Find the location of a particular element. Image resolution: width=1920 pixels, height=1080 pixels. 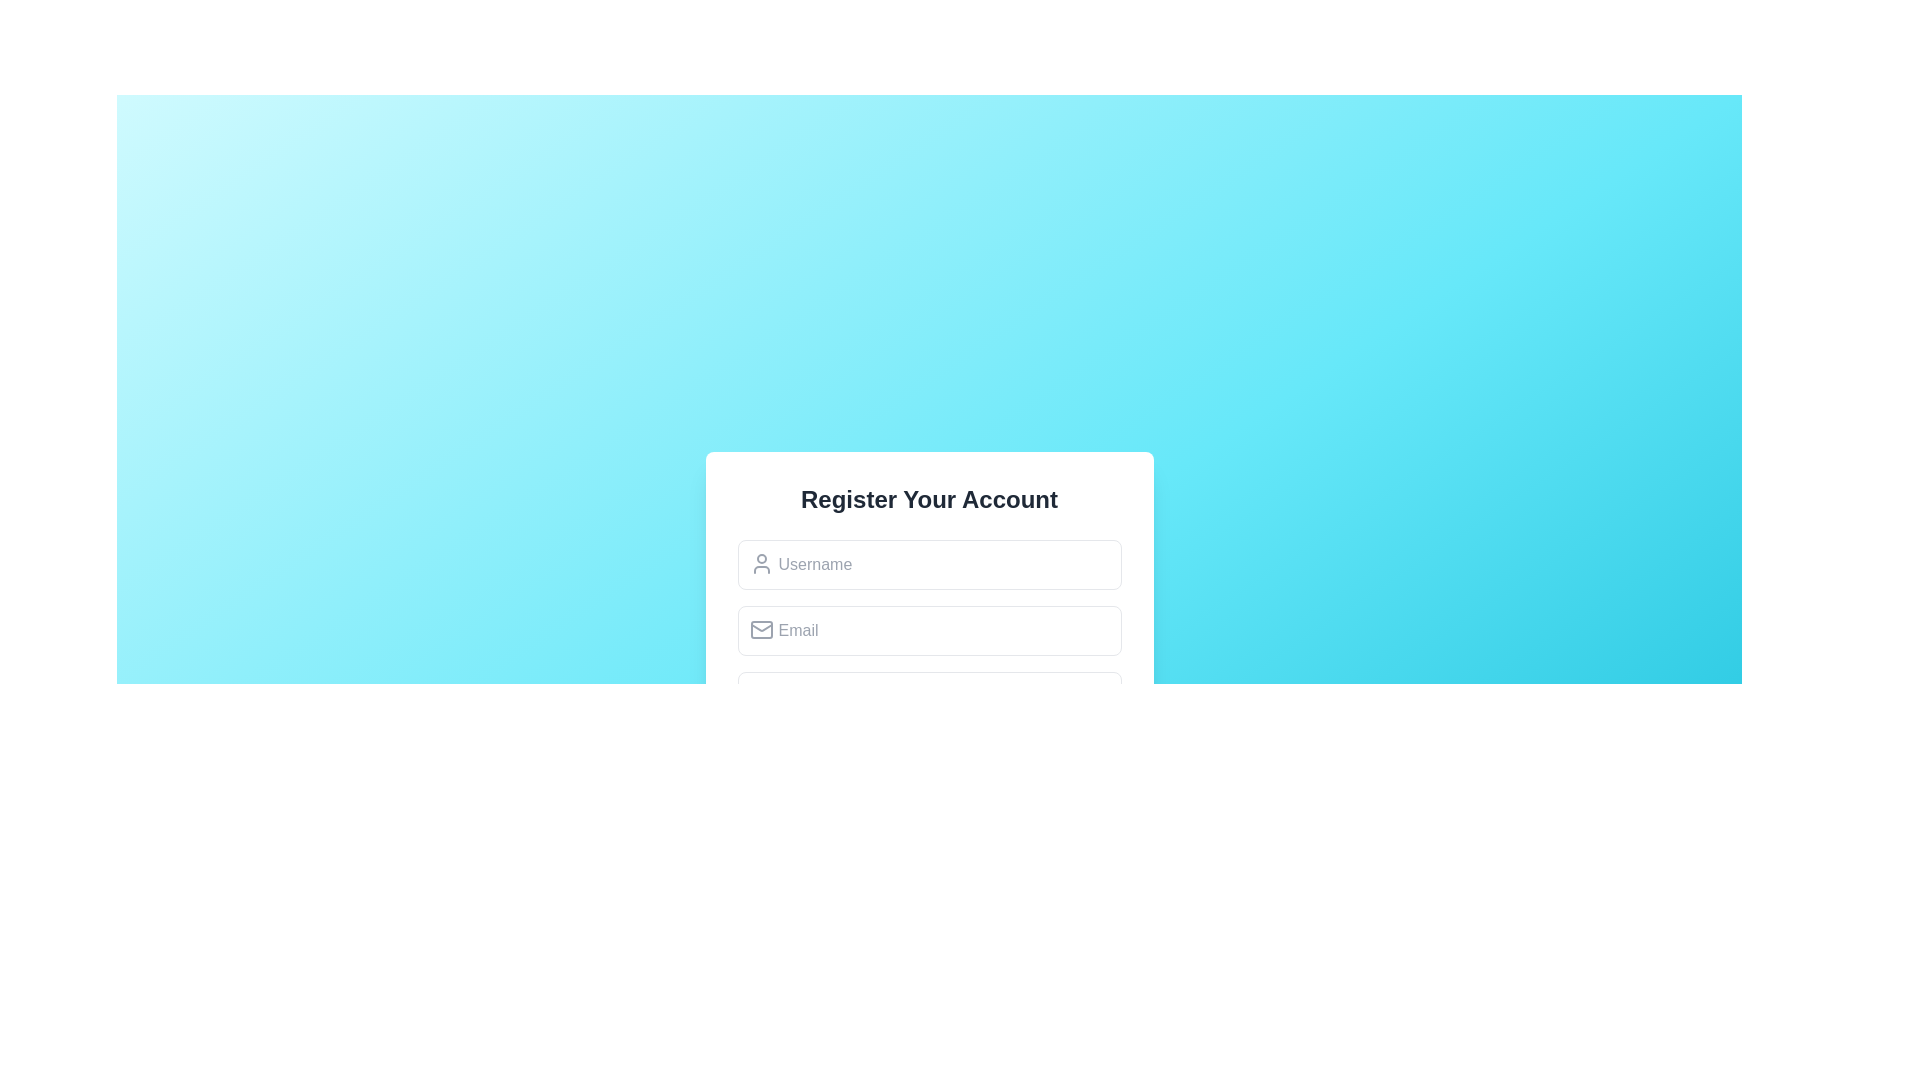

the second input field for email address in the registration form to focus and type is located at coordinates (928, 635).